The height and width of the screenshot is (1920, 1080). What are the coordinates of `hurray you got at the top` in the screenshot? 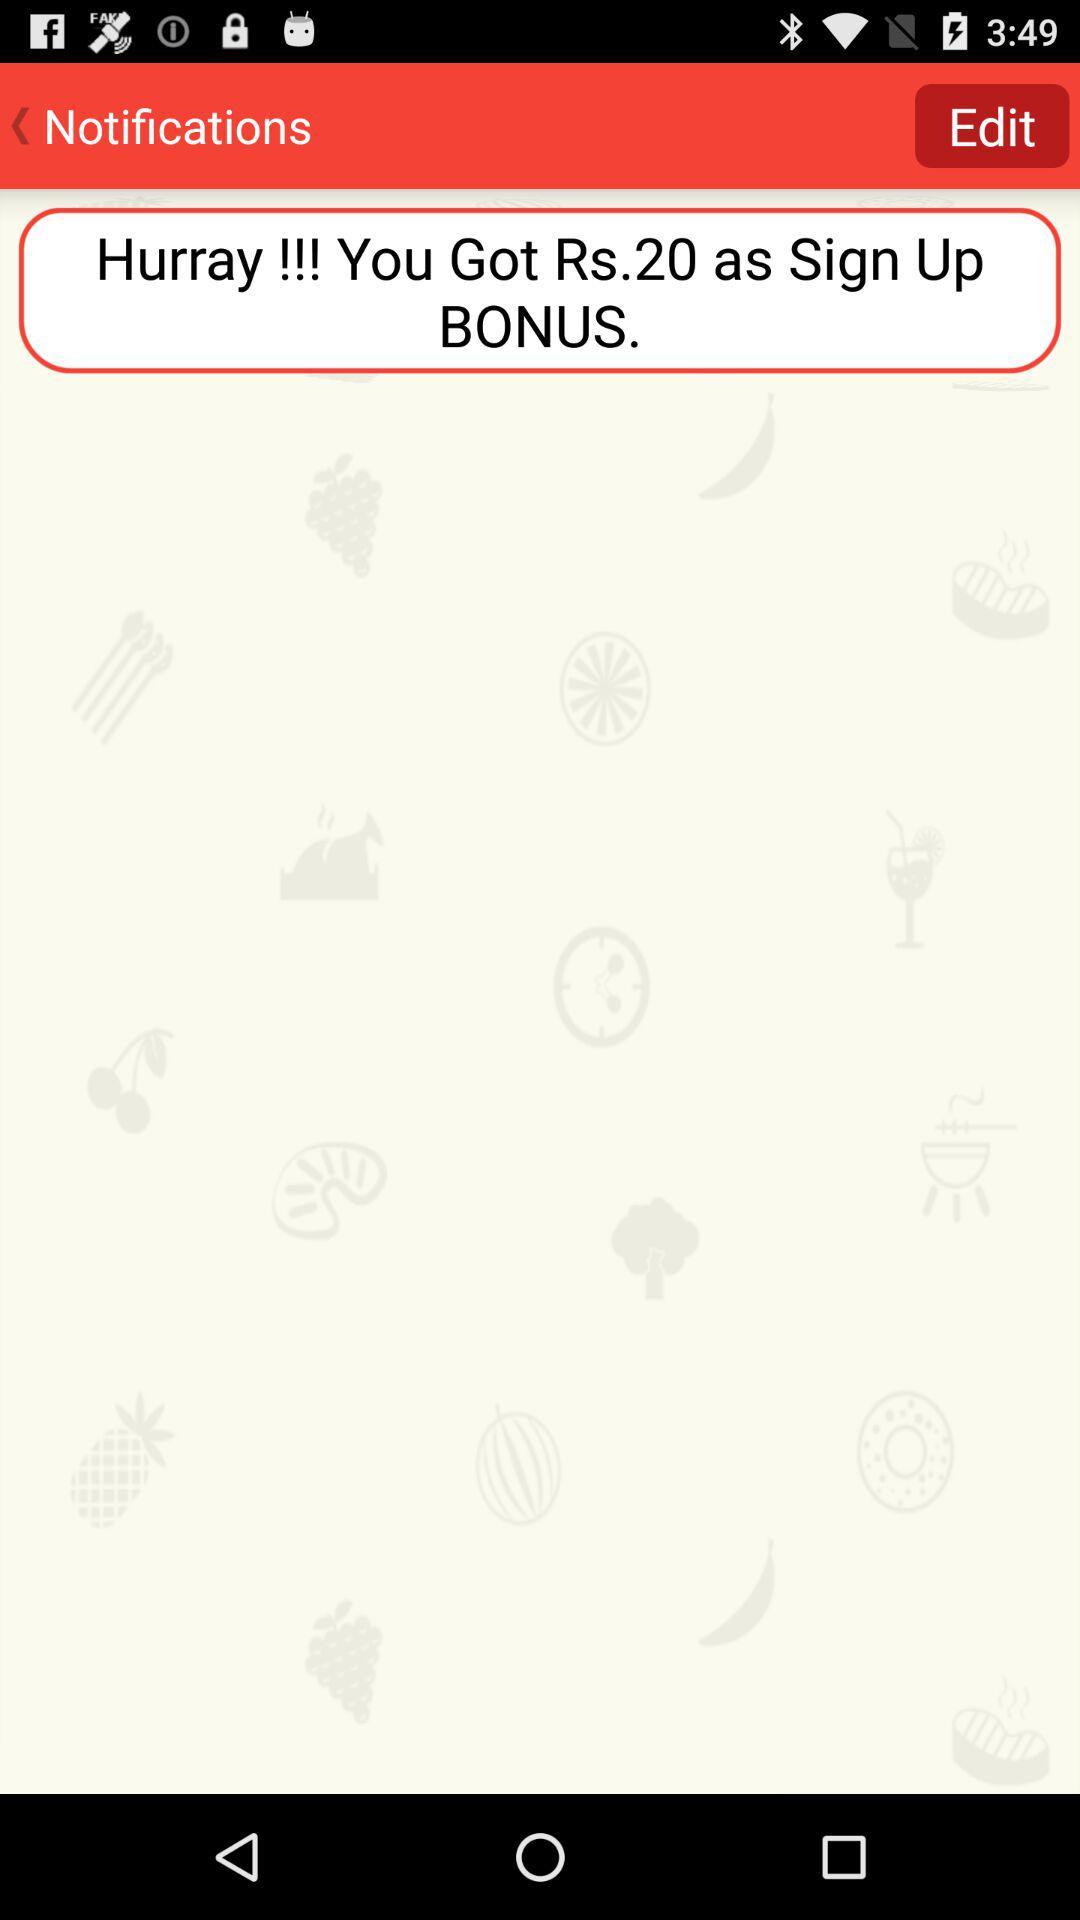 It's located at (540, 289).